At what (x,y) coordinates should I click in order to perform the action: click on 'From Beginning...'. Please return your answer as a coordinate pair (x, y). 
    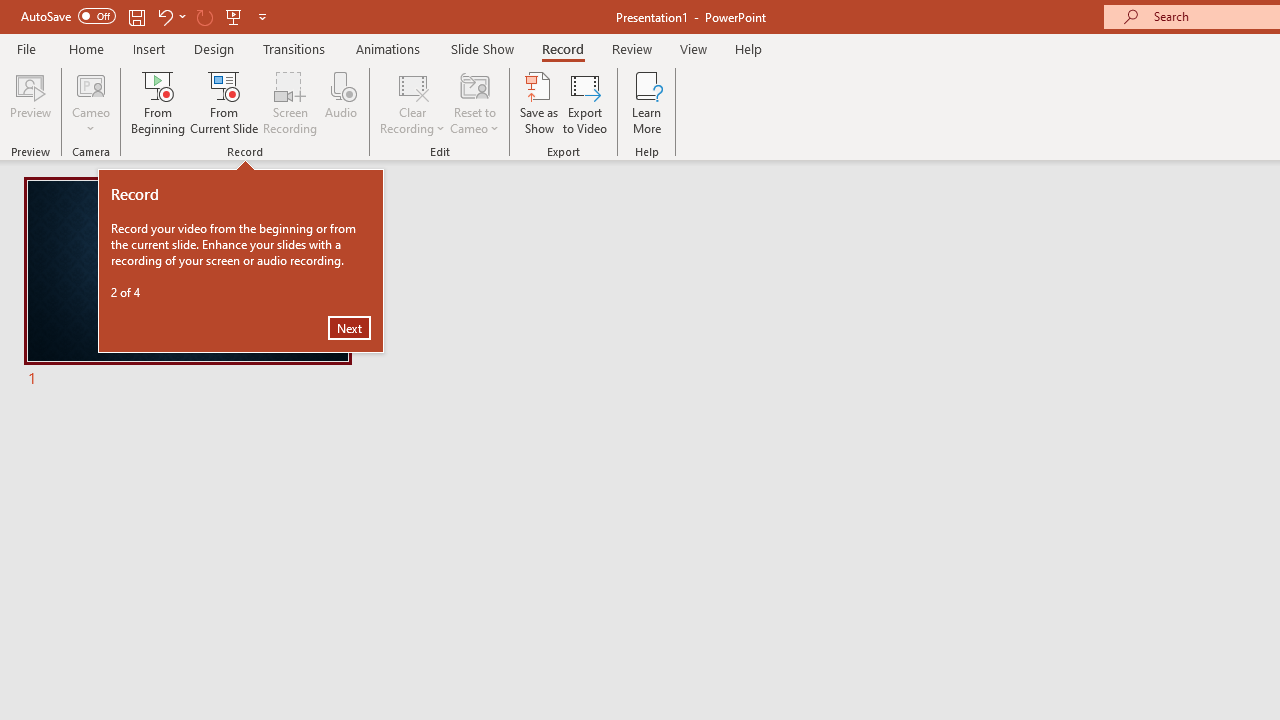
    Looking at the image, I should click on (157, 103).